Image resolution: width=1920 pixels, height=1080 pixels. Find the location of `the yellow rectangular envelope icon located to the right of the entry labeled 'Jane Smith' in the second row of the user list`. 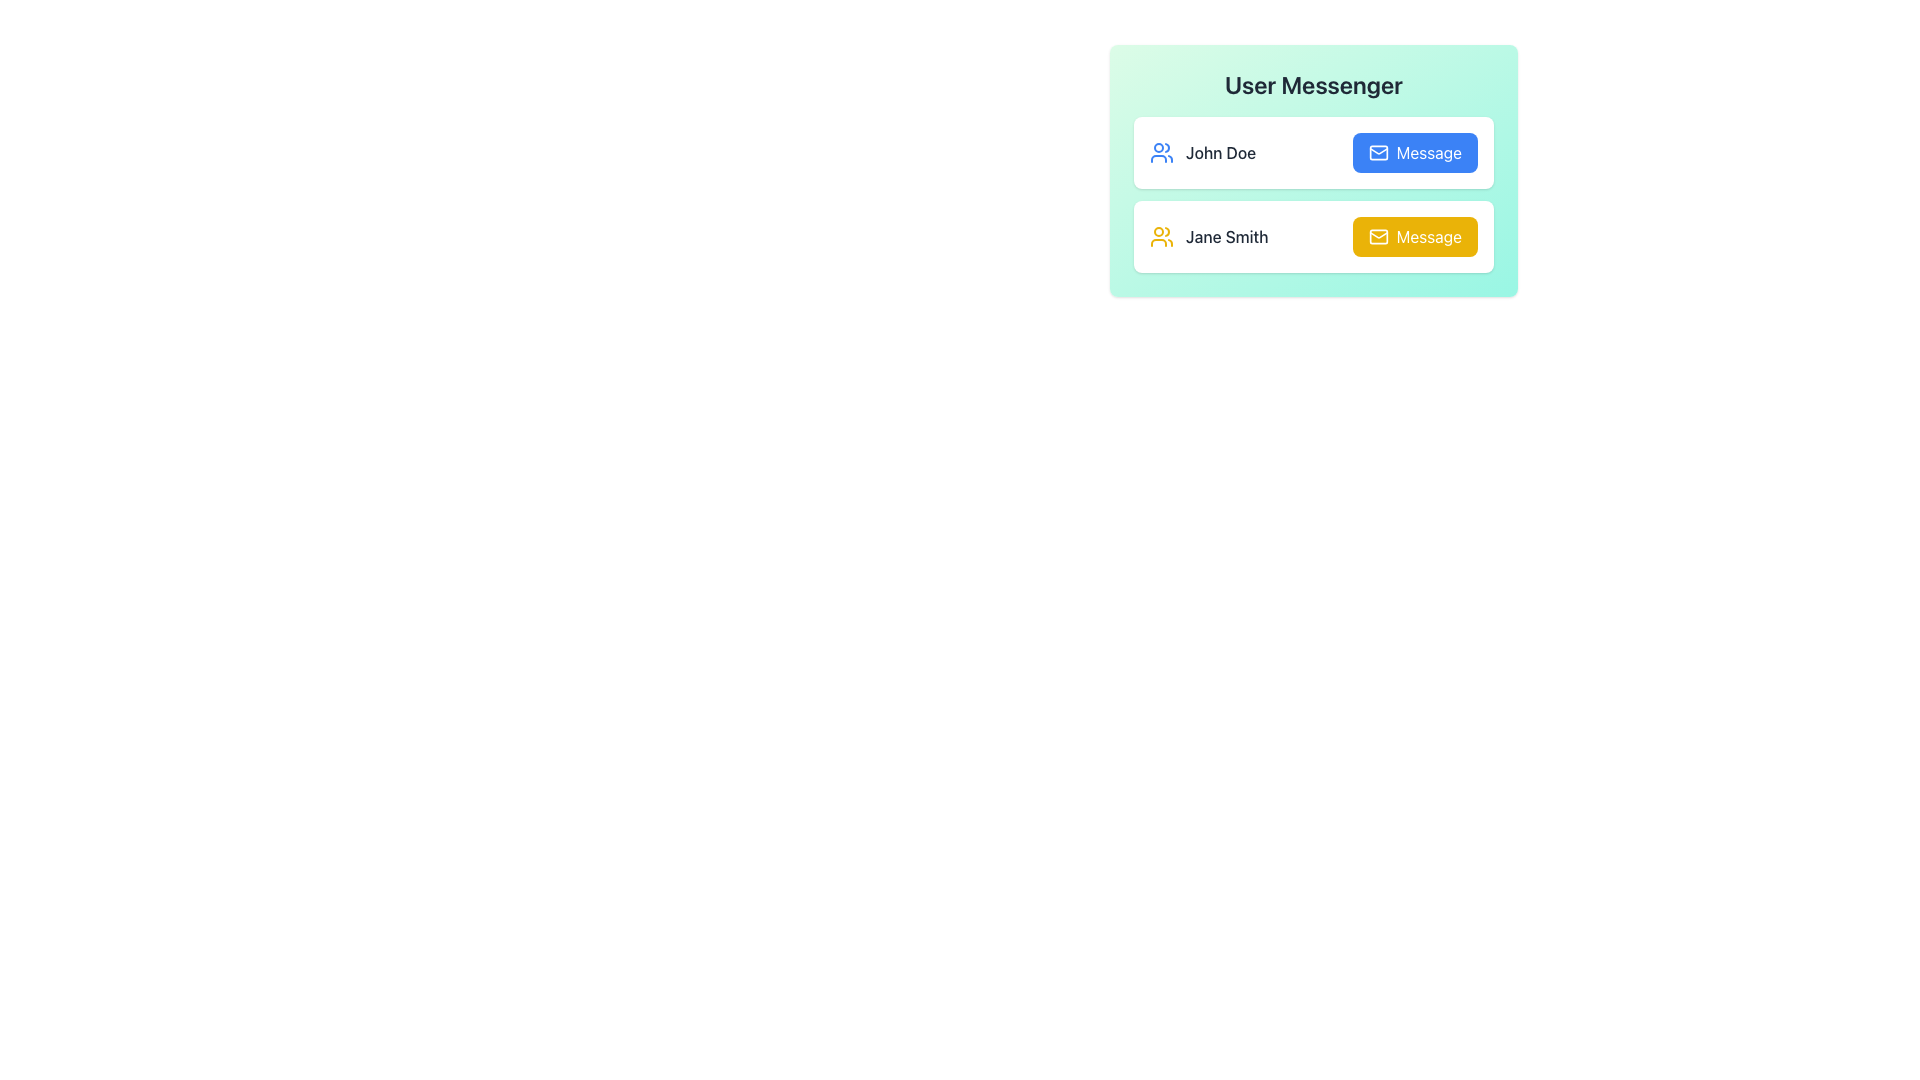

the yellow rectangular envelope icon located to the right of the entry labeled 'Jane Smith' in the second row of the user list is located at coordinates (1377, 235).